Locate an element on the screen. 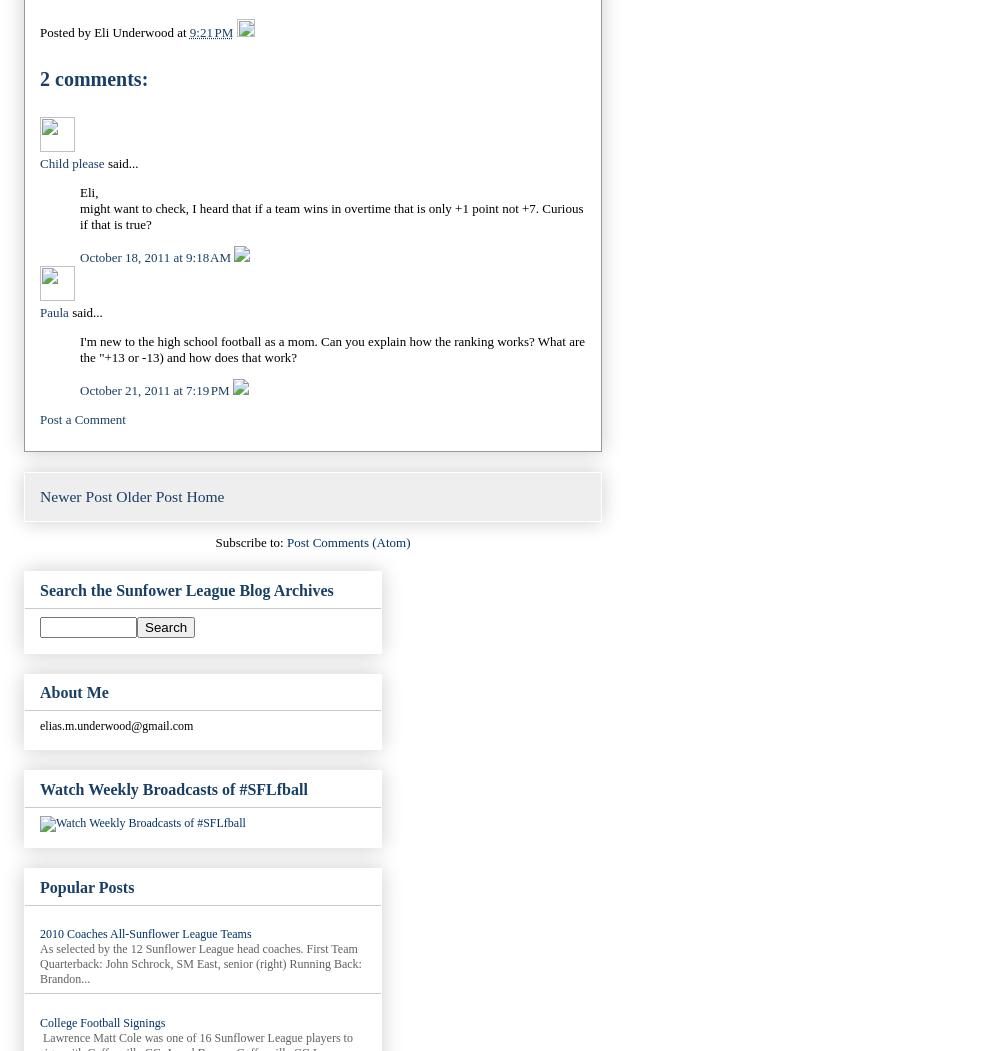 The width and height of the screenshot is (1008, 1051). 'might want to check, I heard that if a team wins in overtime that is only +1 point not +7.  Curious if that is true?' is located at coordinates (331, 215).